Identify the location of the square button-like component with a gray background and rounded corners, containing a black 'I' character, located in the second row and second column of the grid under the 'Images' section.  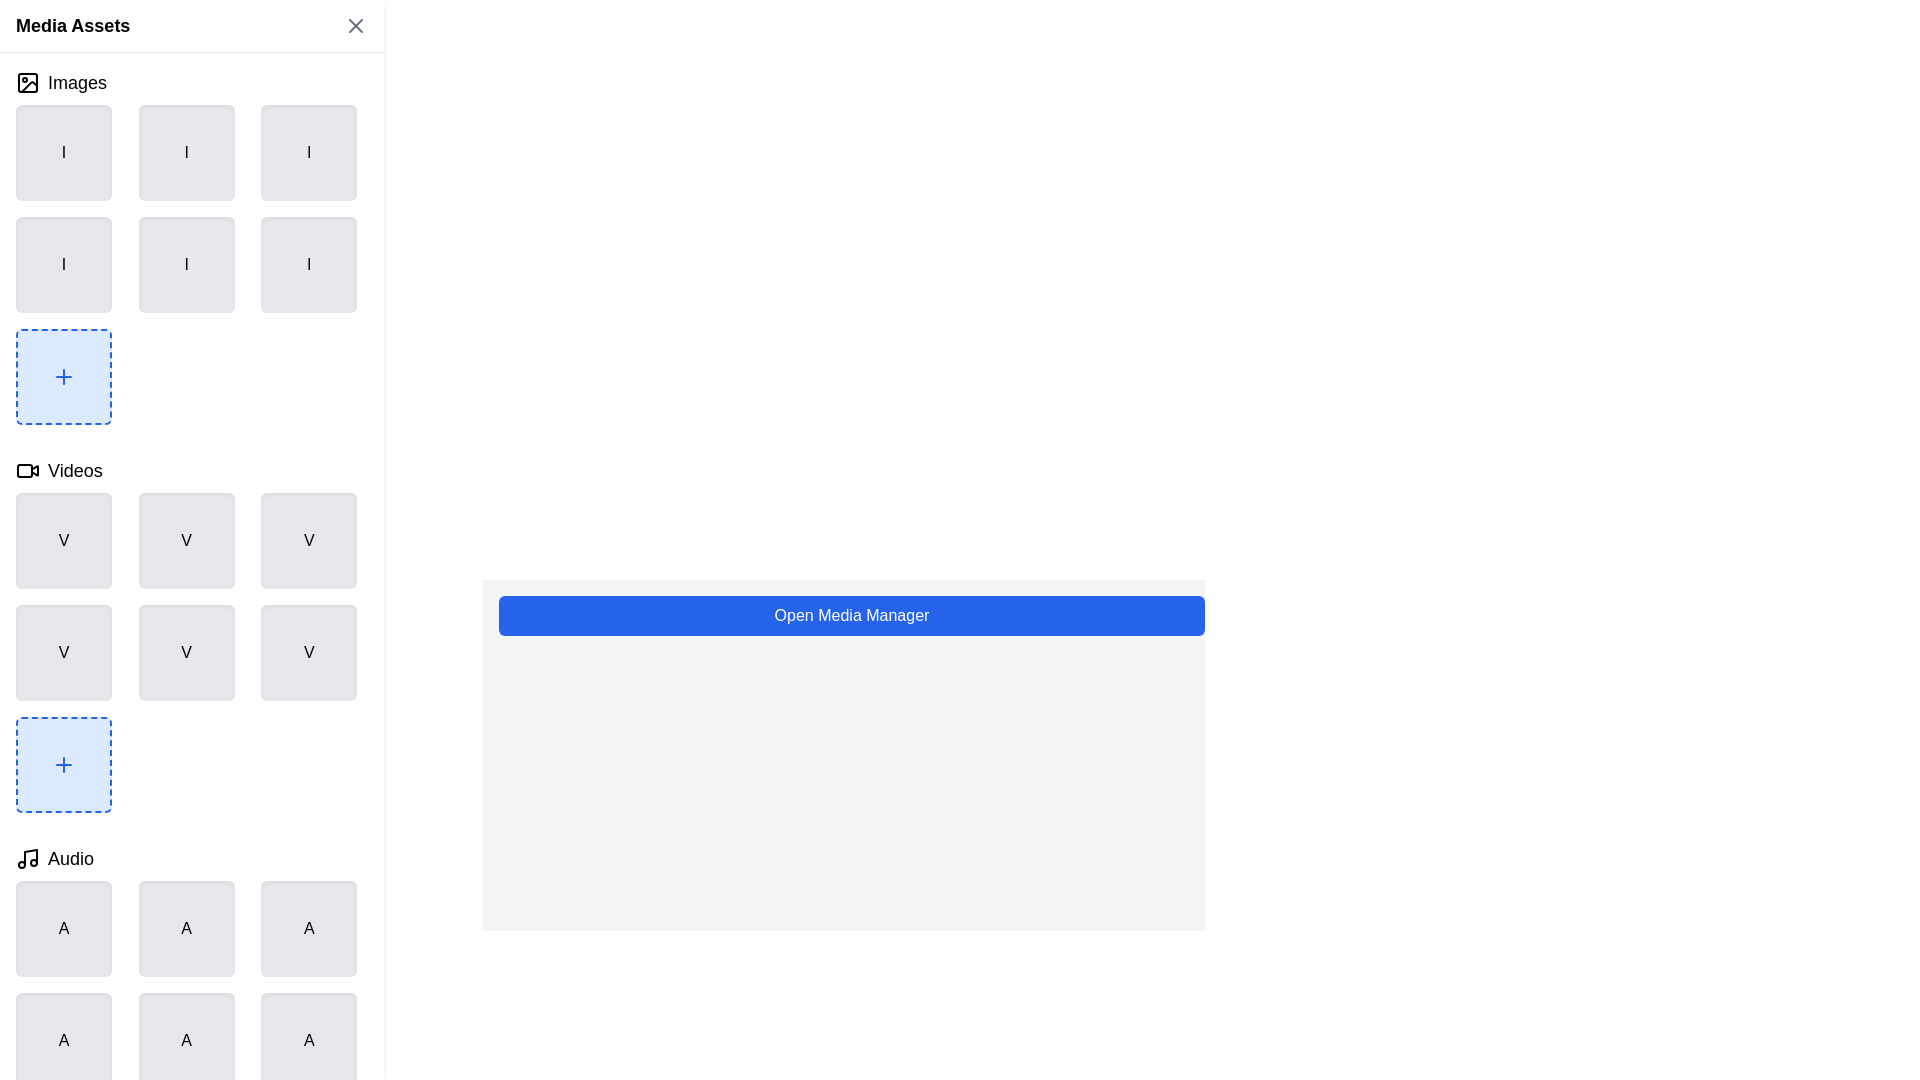
(186, 264).